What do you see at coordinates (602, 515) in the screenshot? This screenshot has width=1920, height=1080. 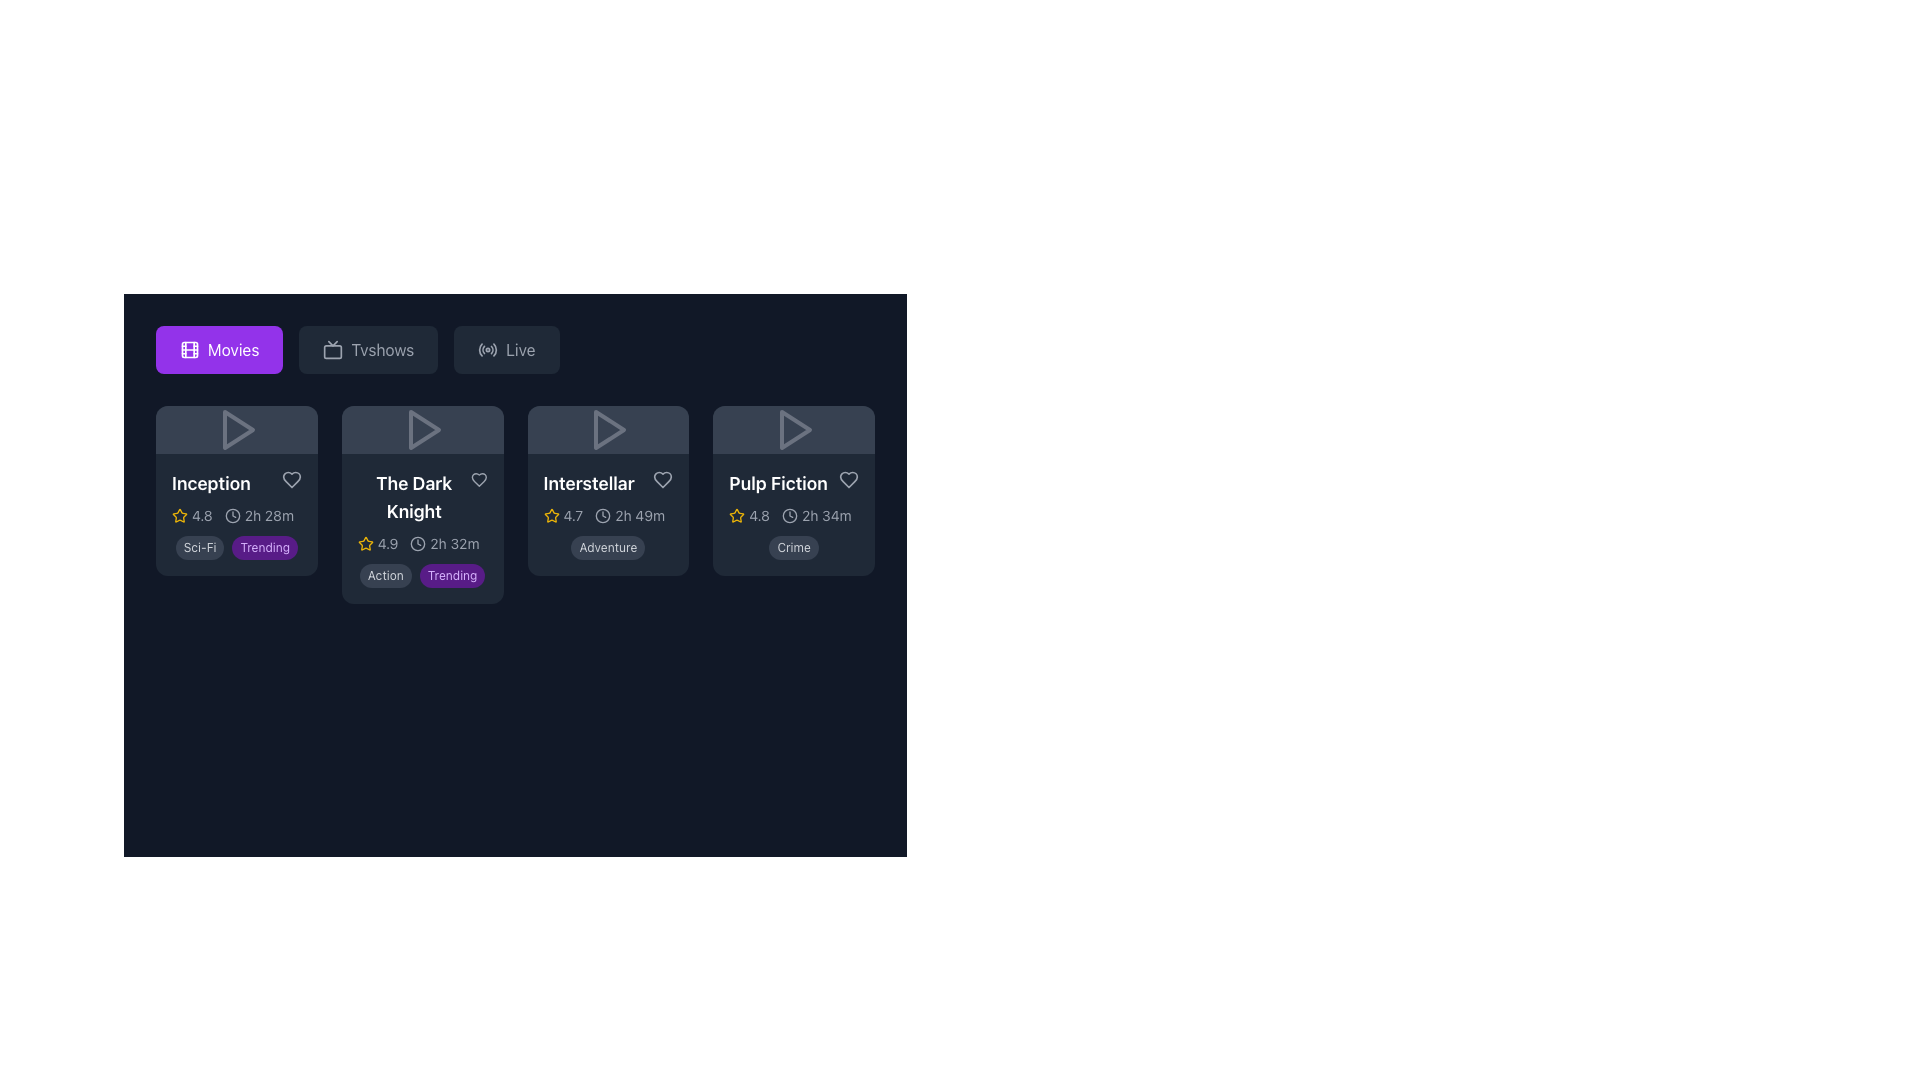 I see `the clock icon representing the runtime of the 'Interstellar' movie, which is located in the third movie card from the left` at bounding box center [602, 515].